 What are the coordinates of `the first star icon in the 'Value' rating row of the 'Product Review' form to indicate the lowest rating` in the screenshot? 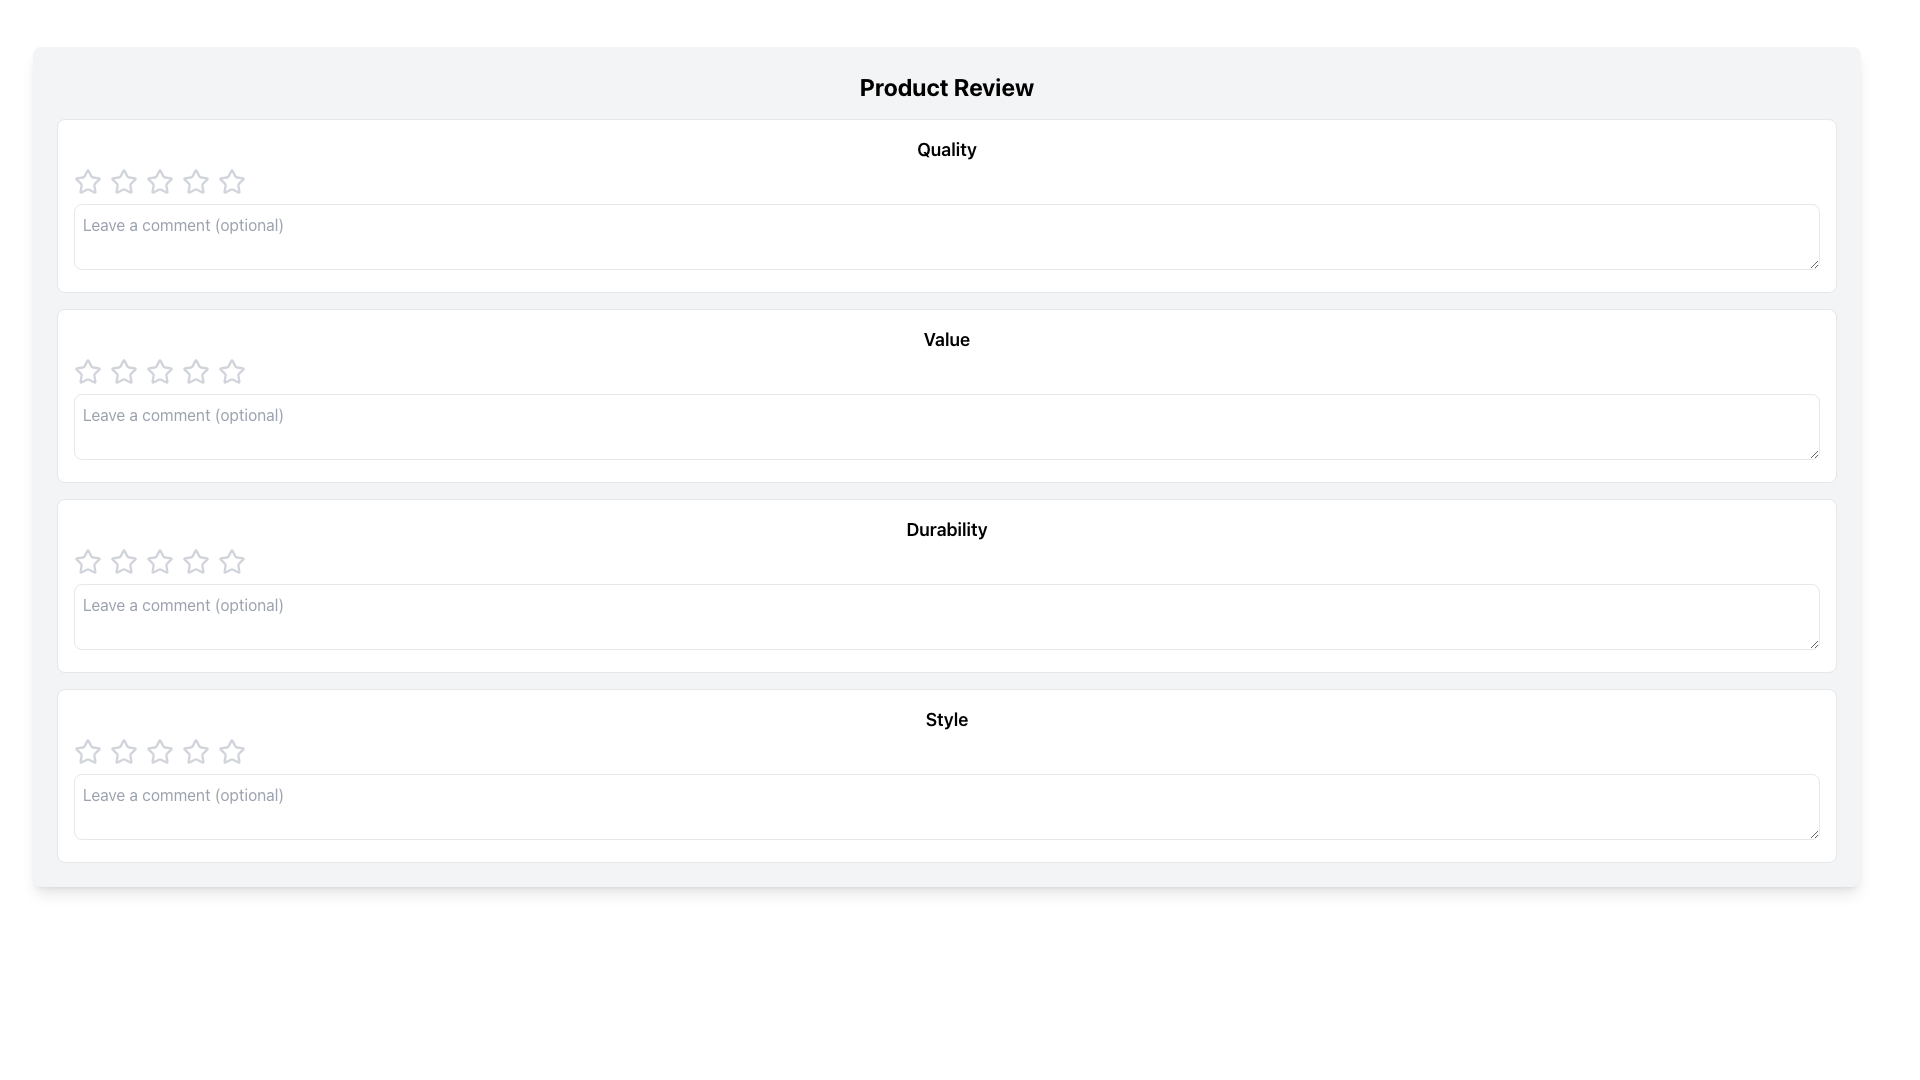 It's located at (122, 370).